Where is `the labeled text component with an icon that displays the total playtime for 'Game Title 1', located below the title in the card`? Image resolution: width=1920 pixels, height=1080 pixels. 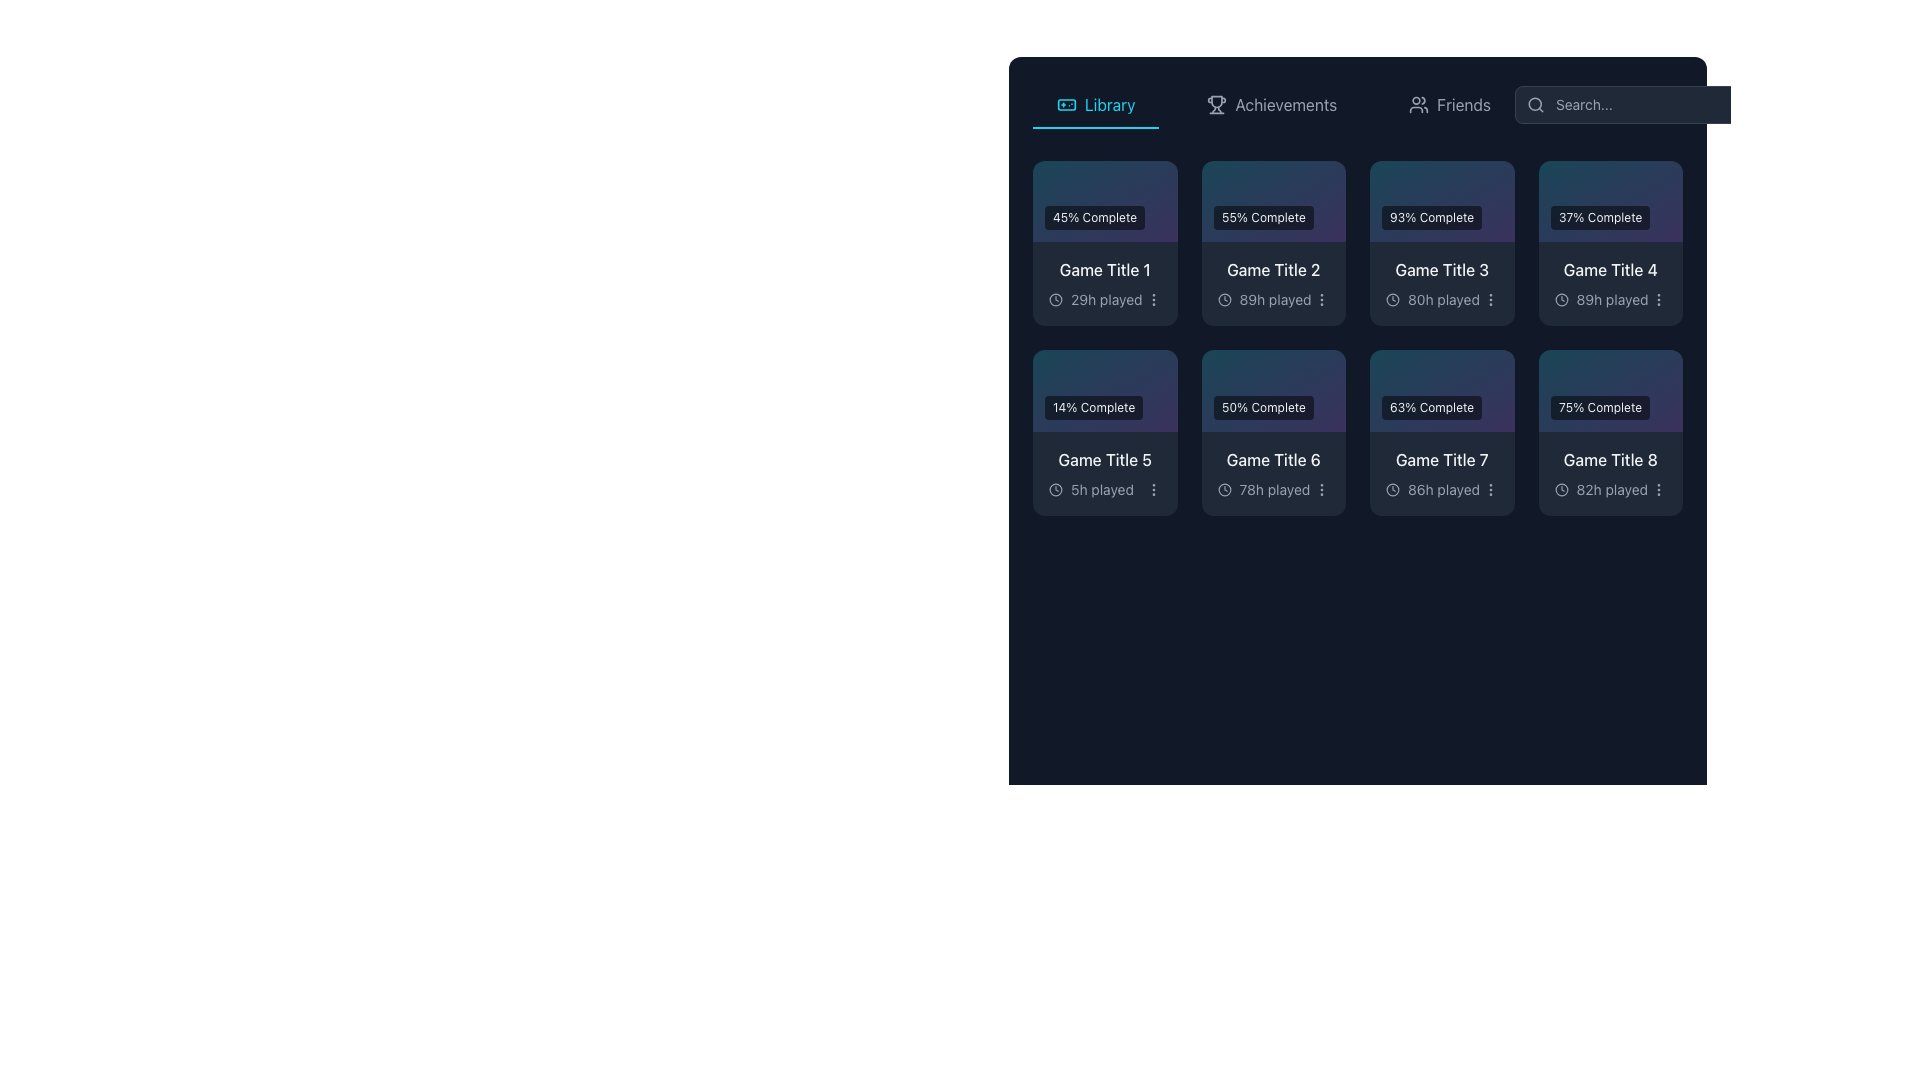 the labeled text component with an icon that displays the total playtime for 'Game Title 1', located below the title in the card is located at coordinates (1094, 300).